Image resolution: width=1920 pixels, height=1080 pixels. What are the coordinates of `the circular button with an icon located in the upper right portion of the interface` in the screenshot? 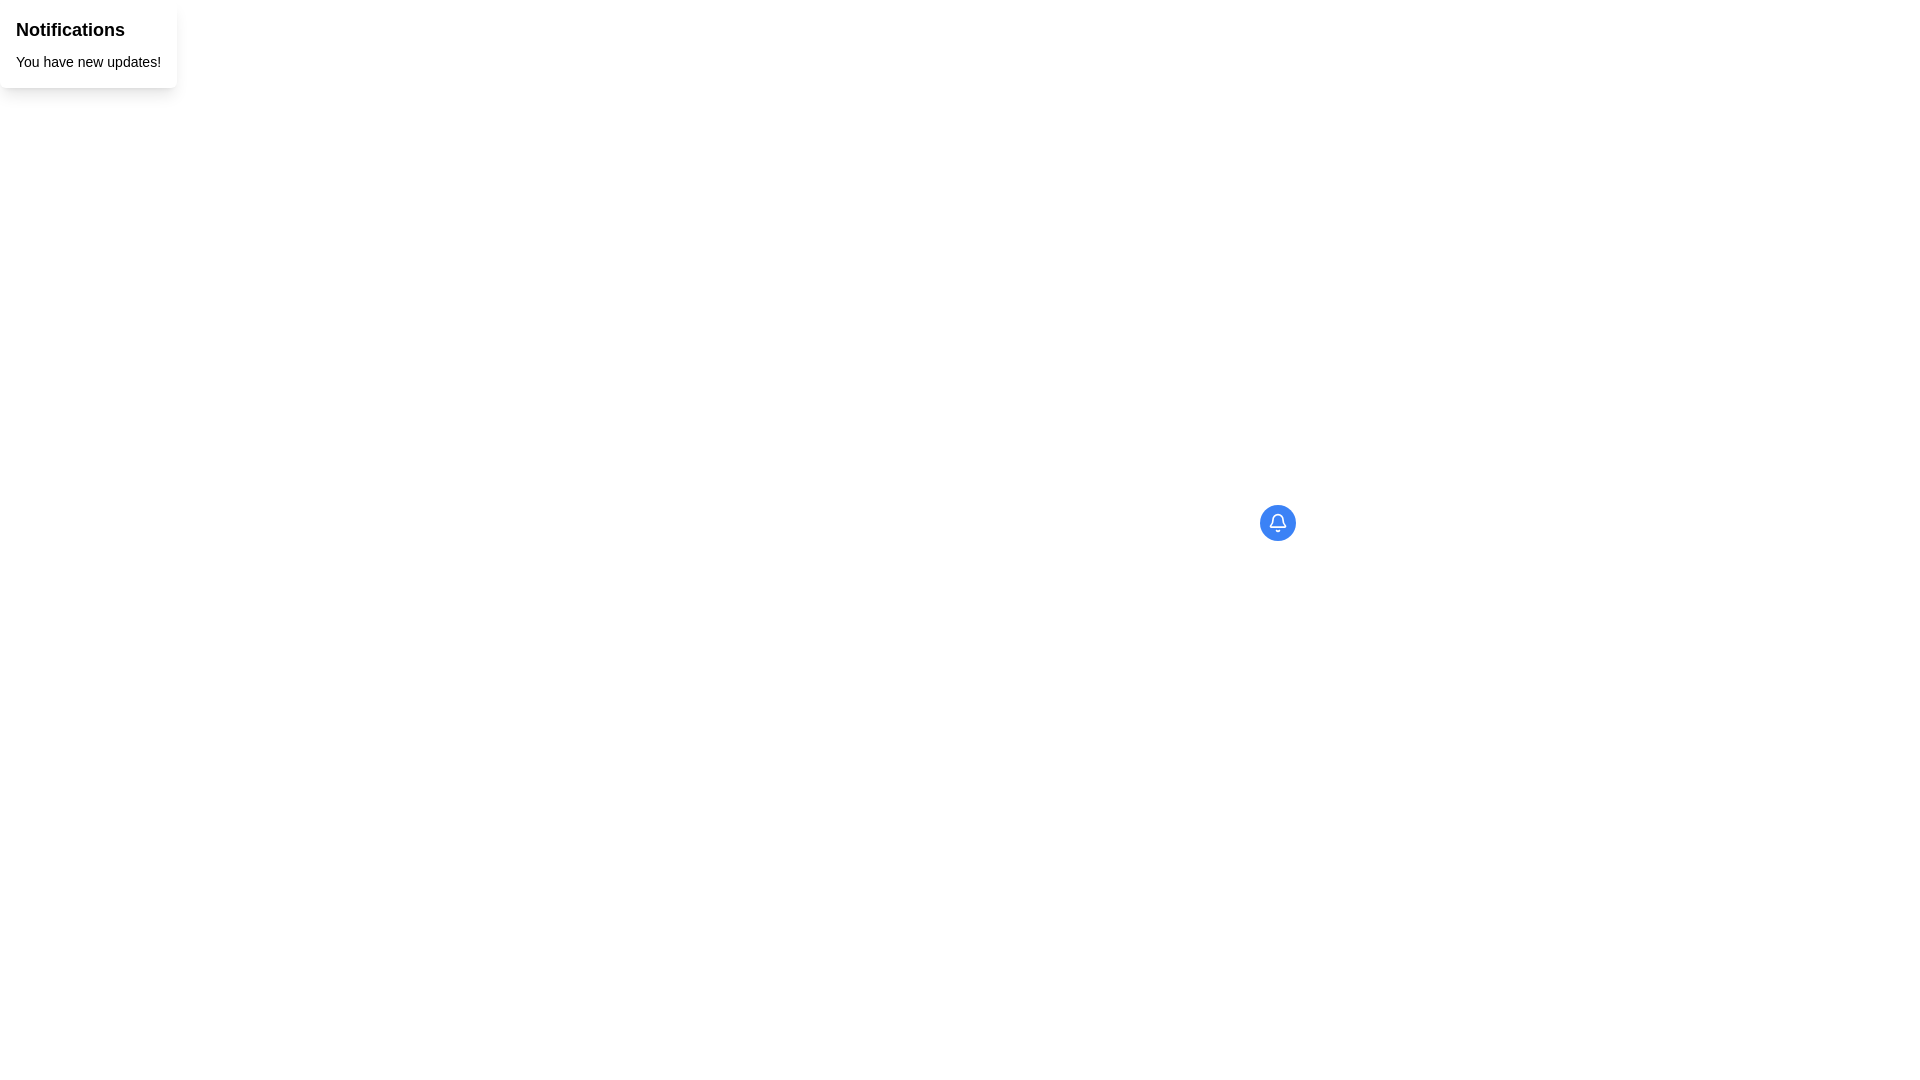 It's located at (1276, 522).